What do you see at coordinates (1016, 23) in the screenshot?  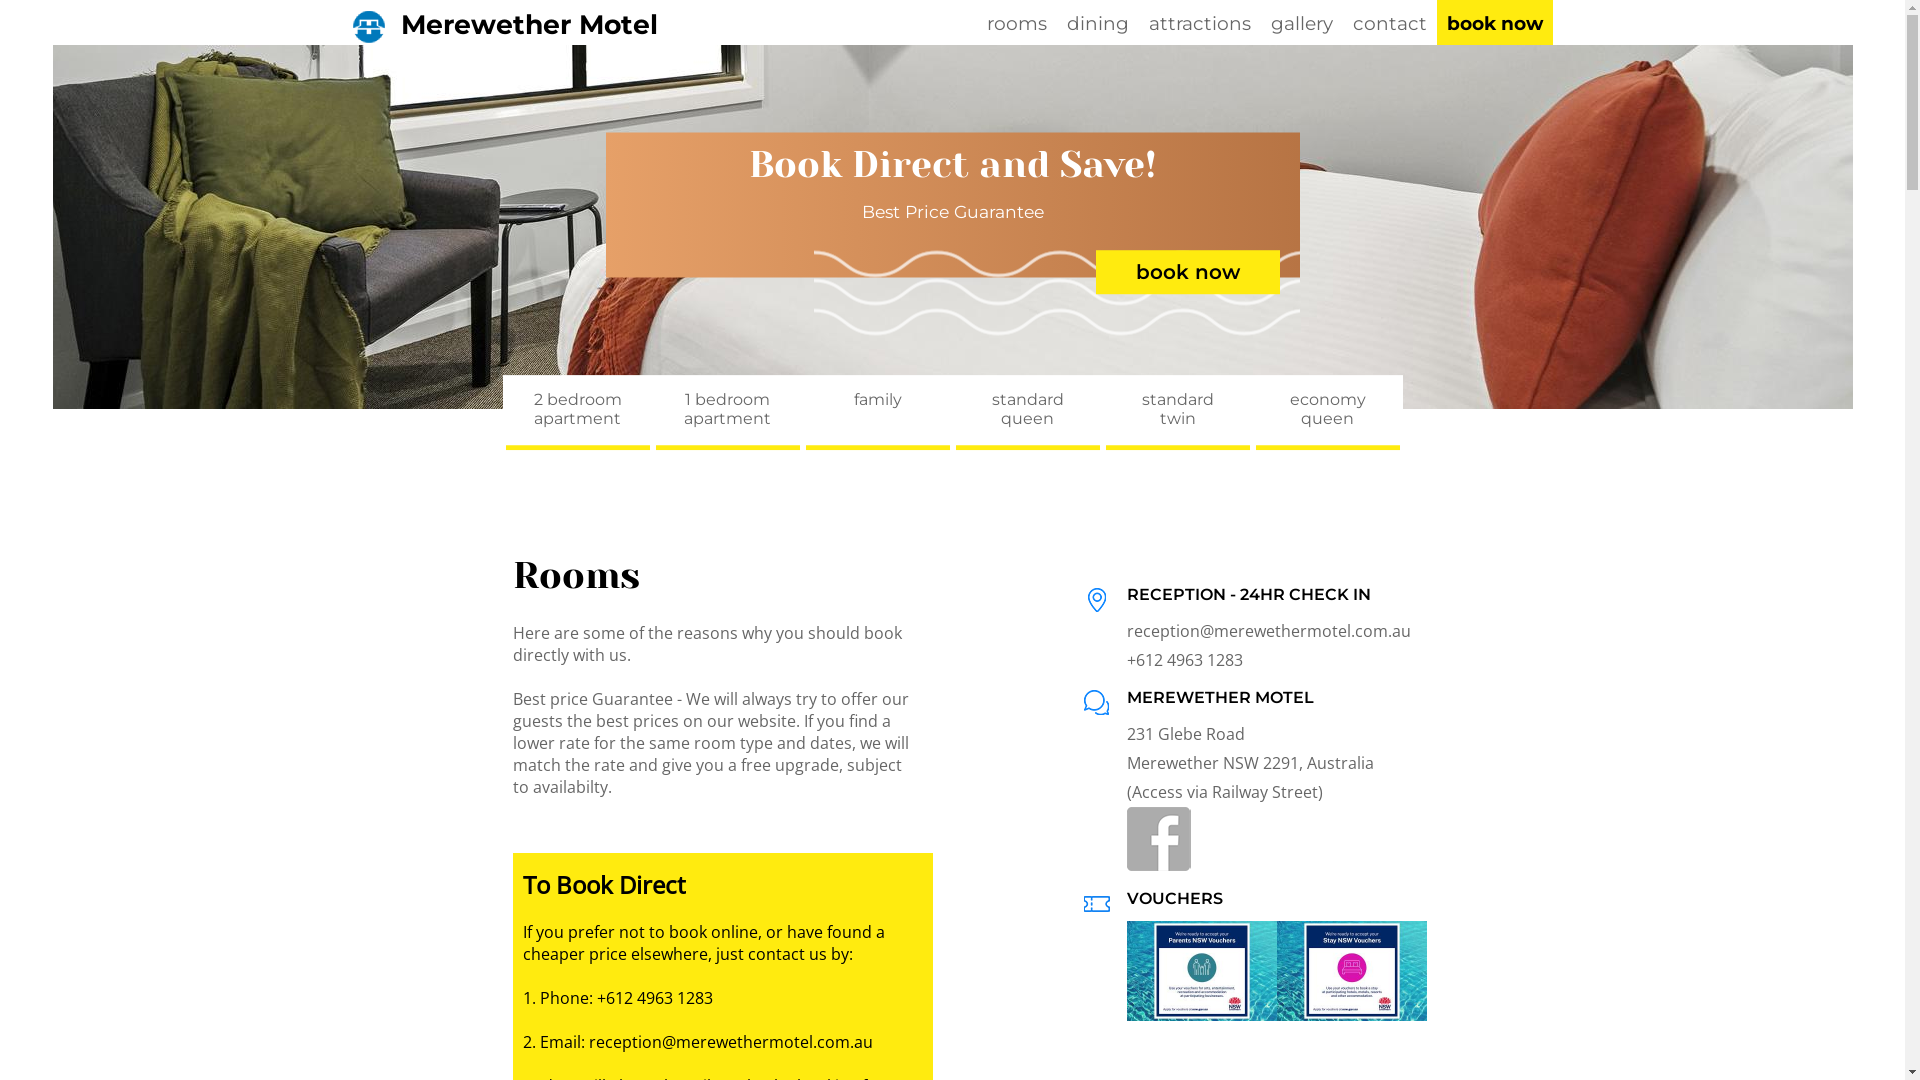 I see `'rooms'` at bounding box center [1016, 23].